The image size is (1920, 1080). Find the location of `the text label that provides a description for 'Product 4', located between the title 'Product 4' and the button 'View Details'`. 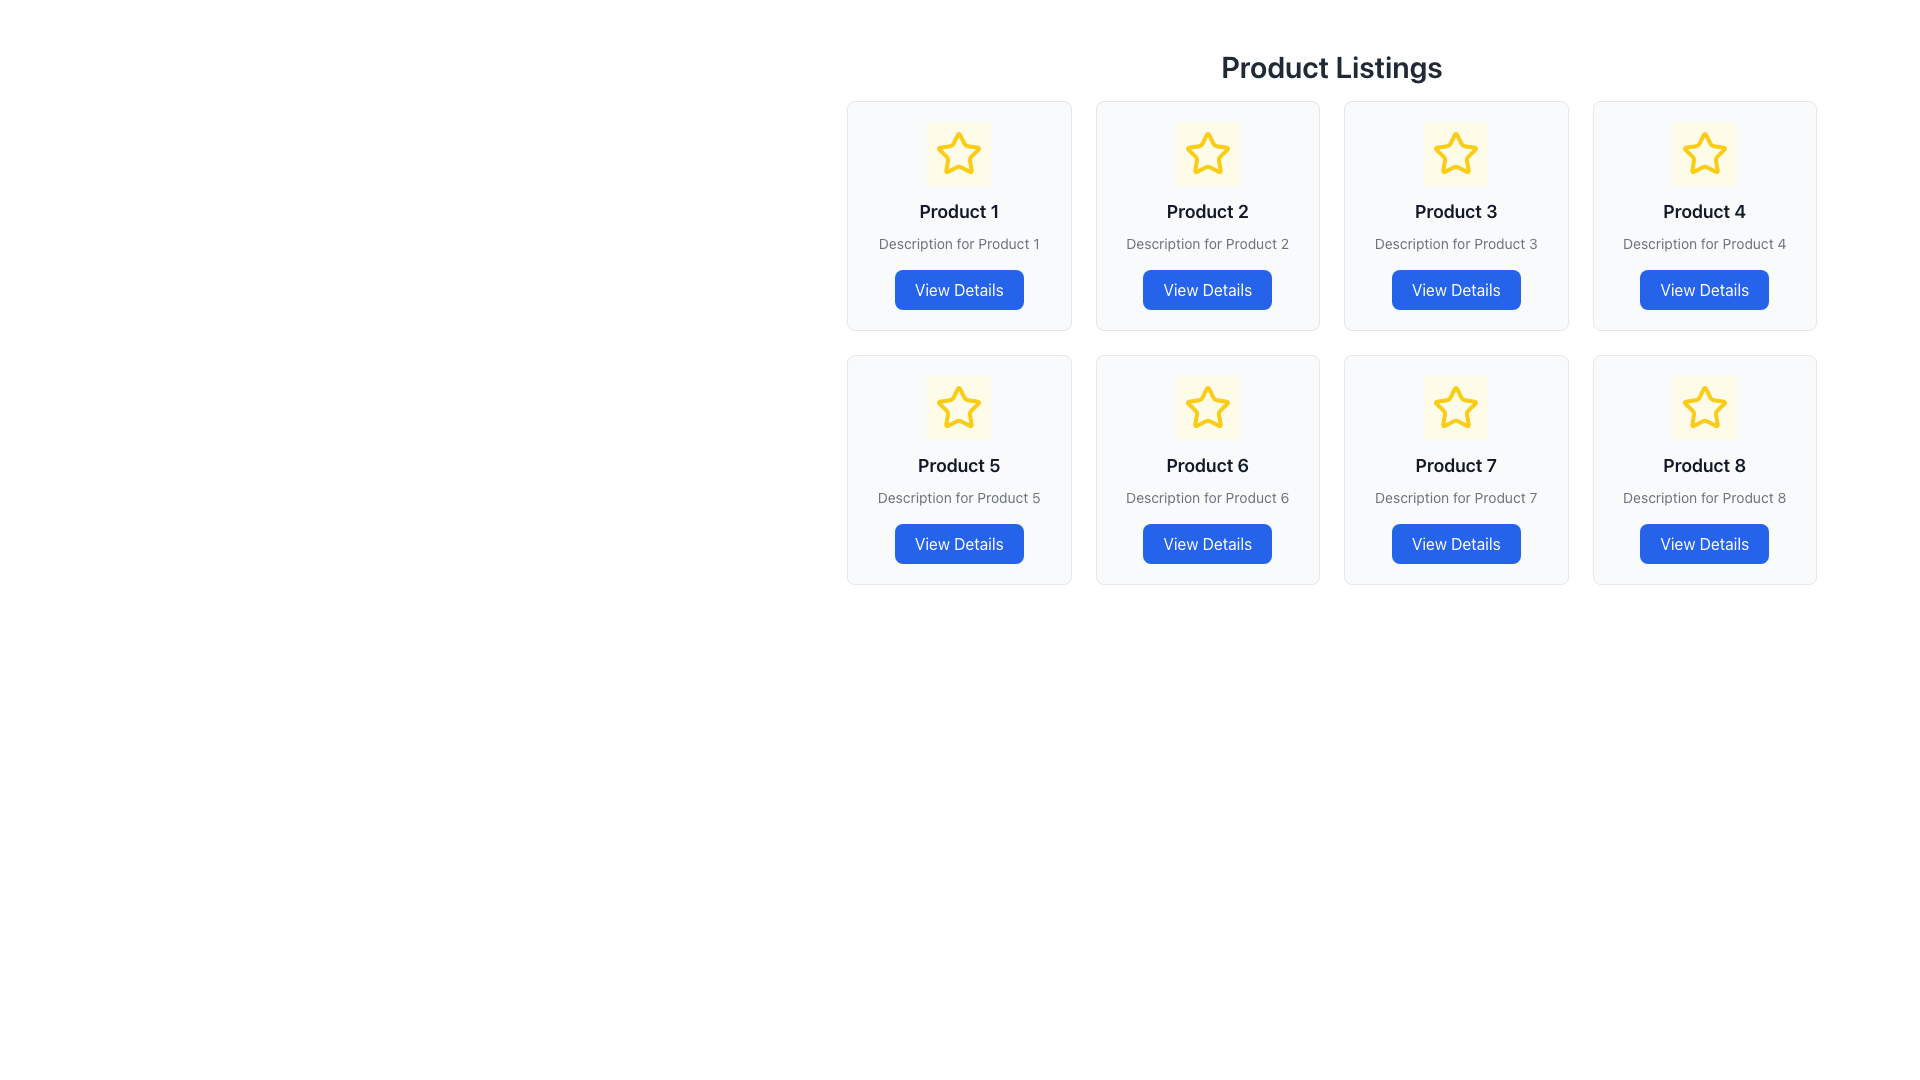

the text label that provides a description for 'Product 4', located between the title 'Product 4' and the button 'View Details' is located at coordinates (1703, 242).